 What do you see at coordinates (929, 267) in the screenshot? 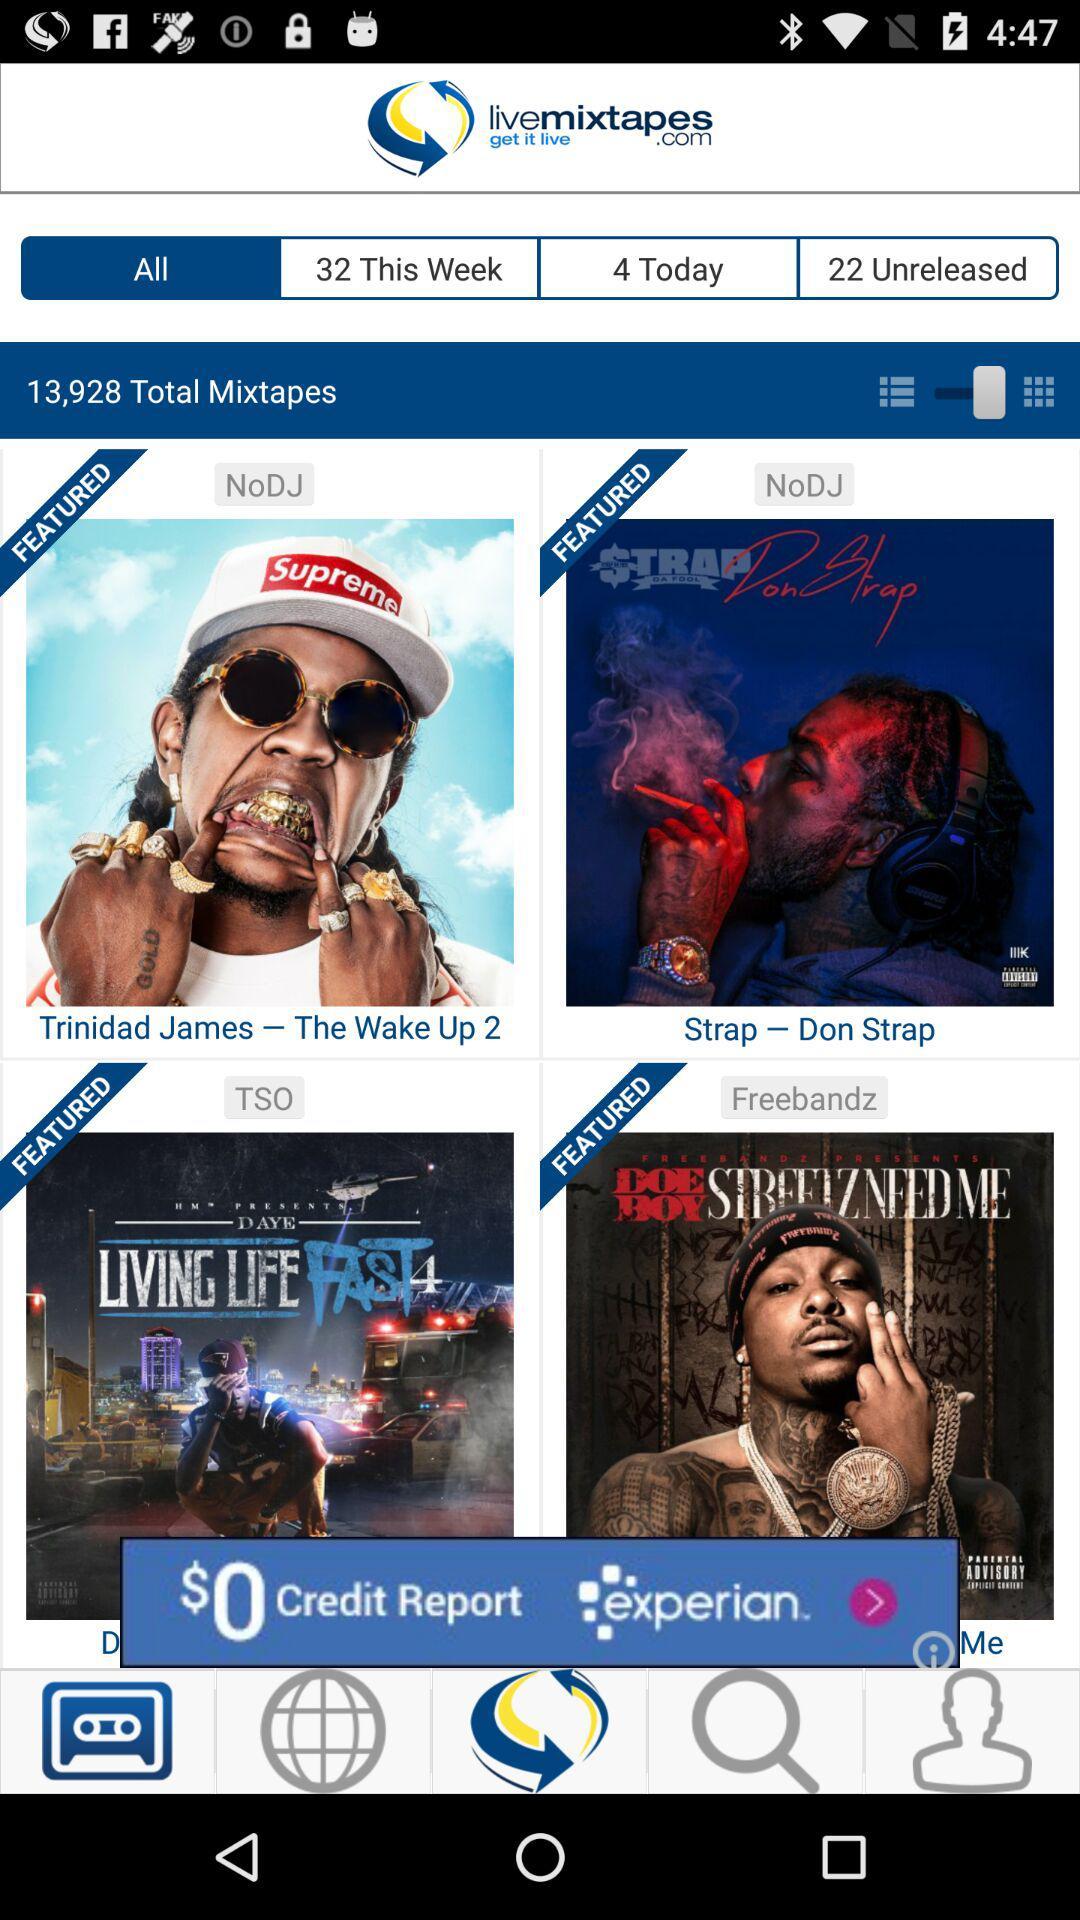
I see `the app next to 4 today` at bounding box center [929, 267].